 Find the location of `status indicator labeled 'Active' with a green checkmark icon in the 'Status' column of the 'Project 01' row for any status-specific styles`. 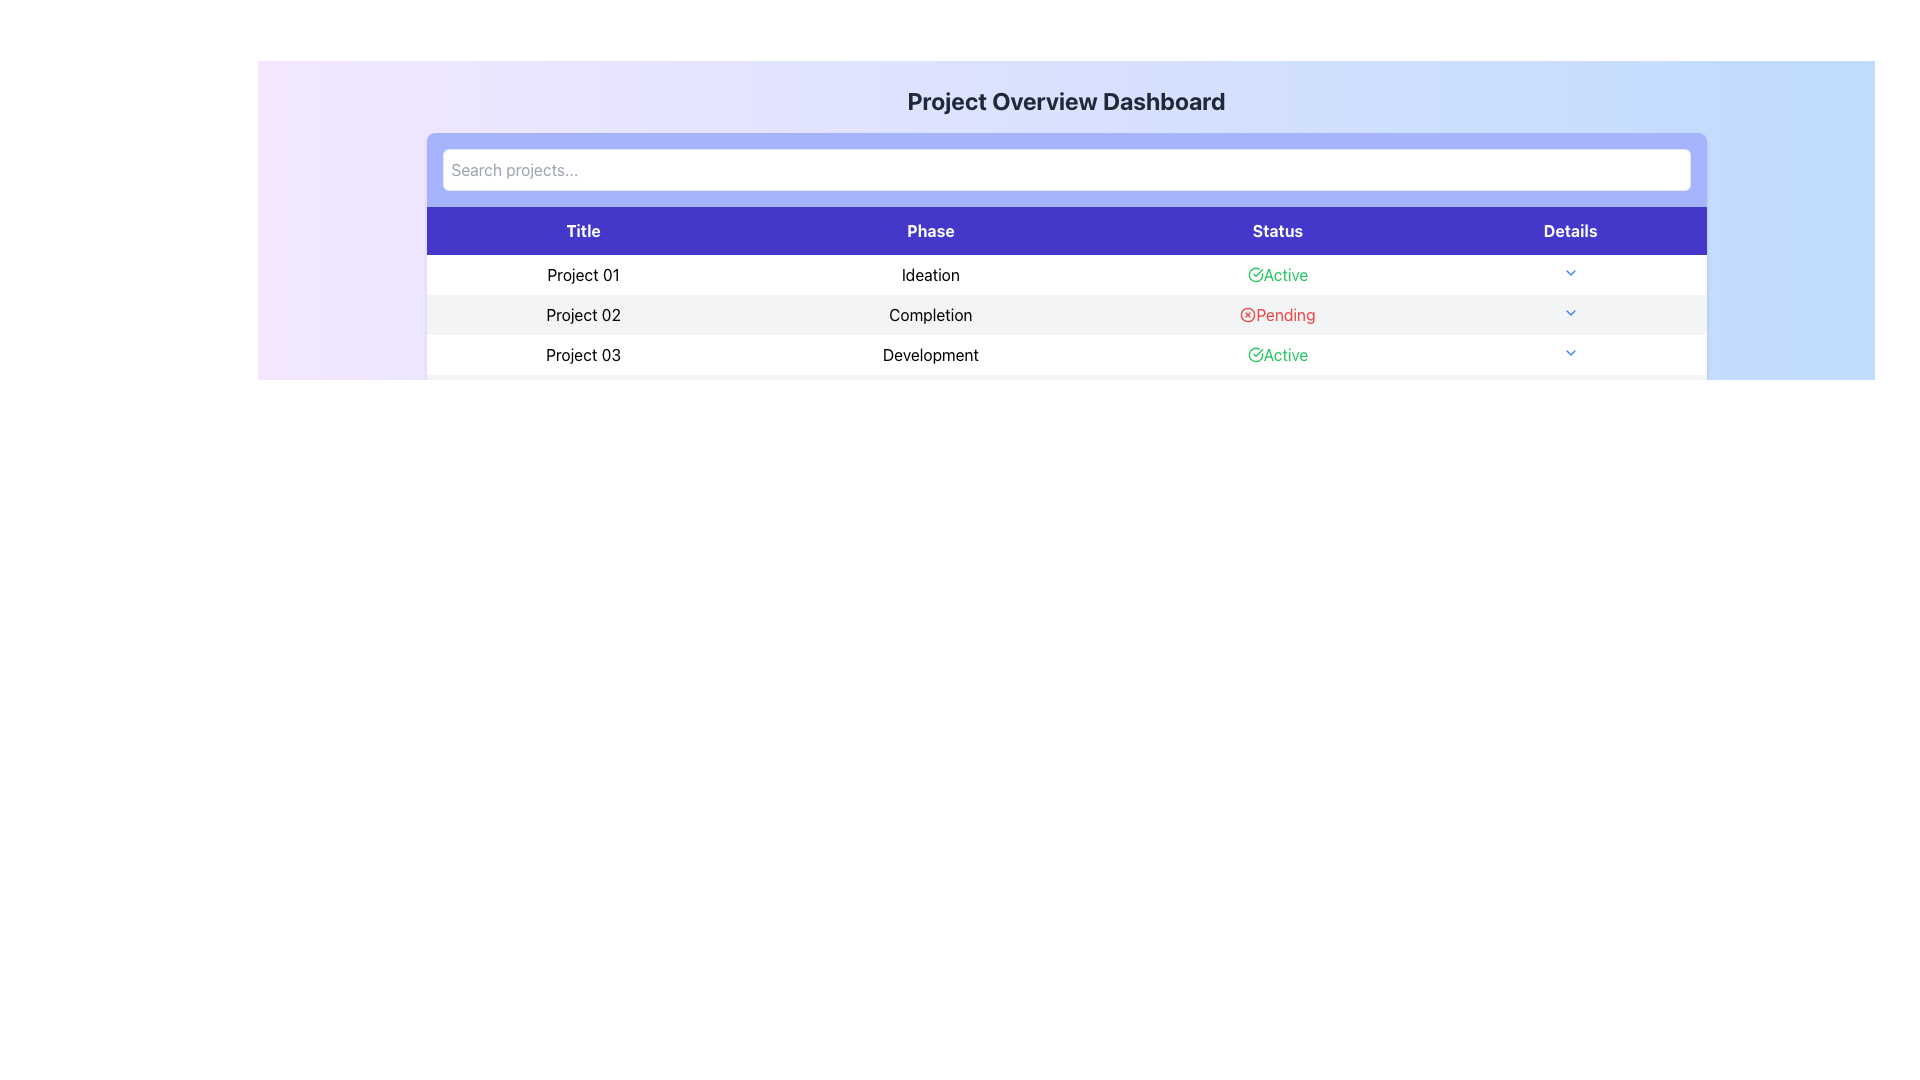

status indicator labeled 'Active' with a green checkmark icon in the 'Status' column of the 'Project 01' row for any status-specific styles is located at coordinates (1276, 274).